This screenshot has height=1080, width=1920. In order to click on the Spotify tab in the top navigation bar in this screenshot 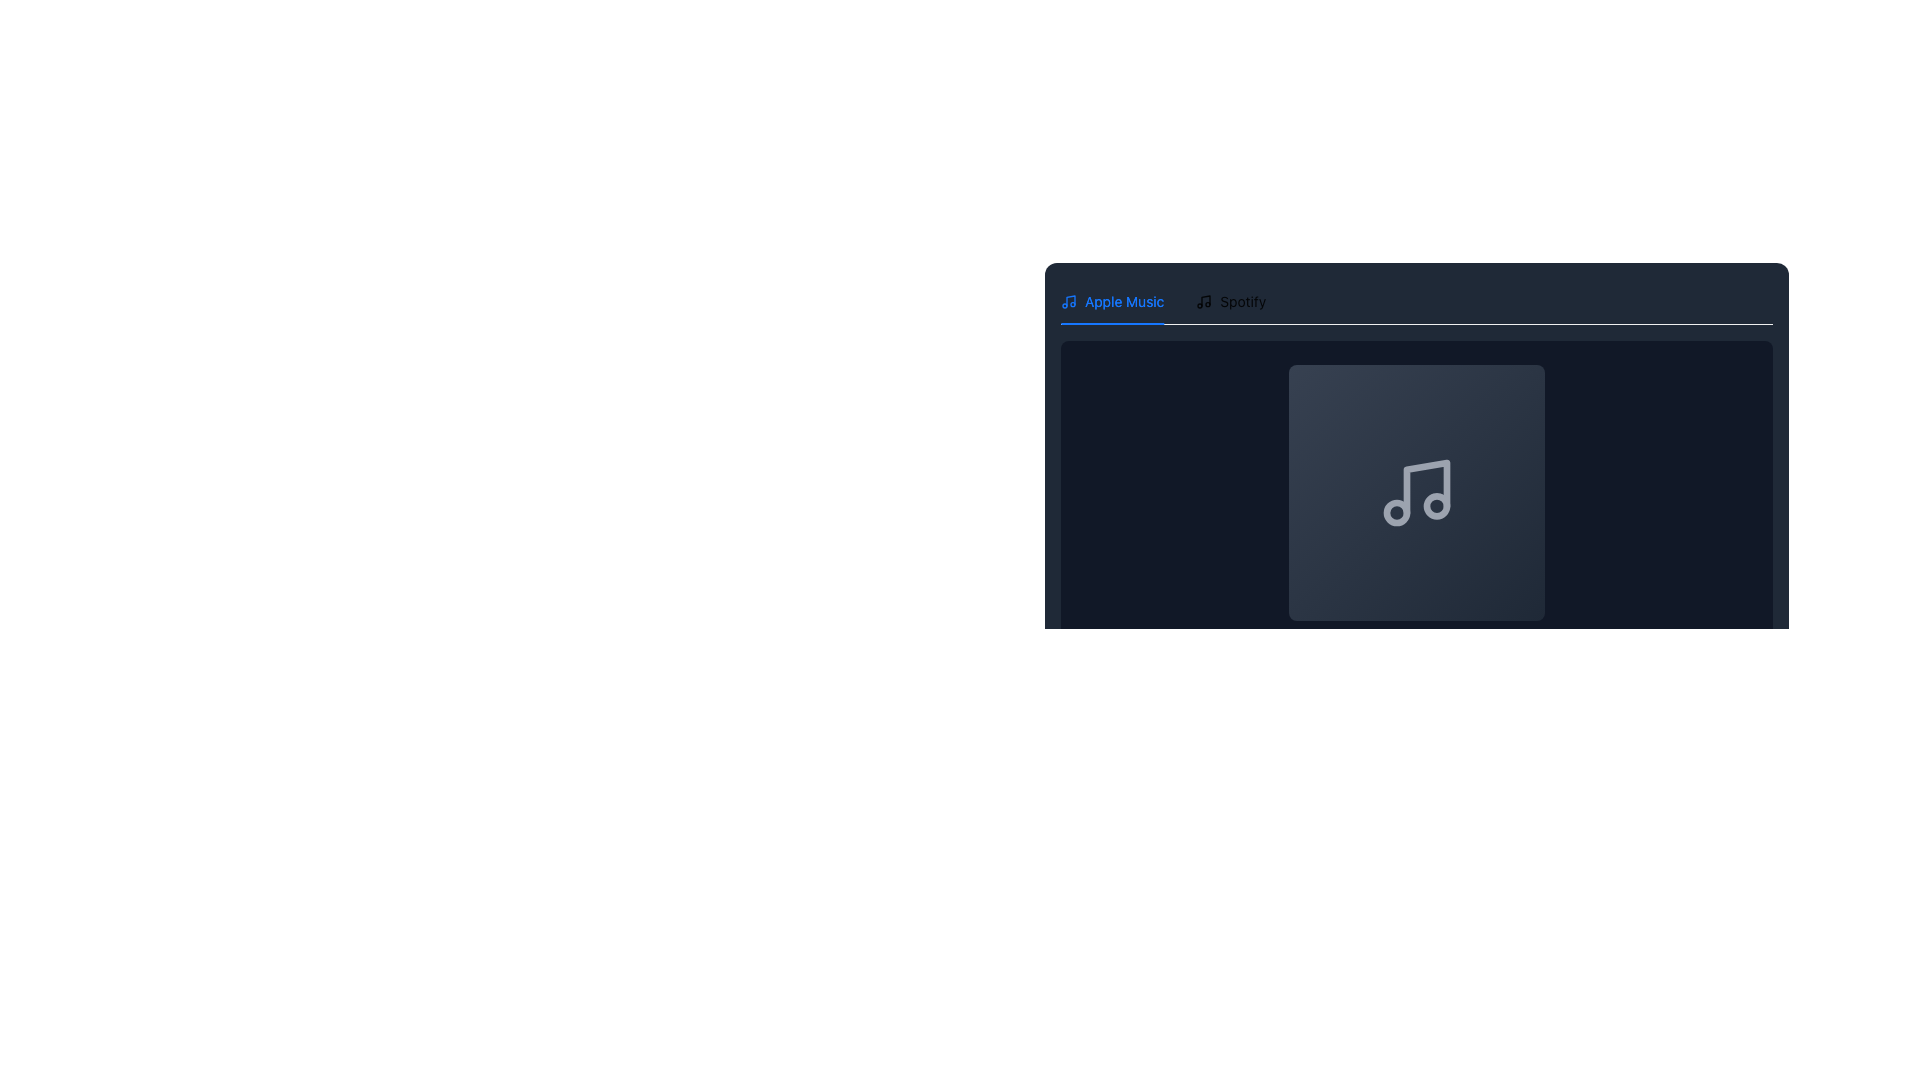, I will do `click(1230, 301)`.